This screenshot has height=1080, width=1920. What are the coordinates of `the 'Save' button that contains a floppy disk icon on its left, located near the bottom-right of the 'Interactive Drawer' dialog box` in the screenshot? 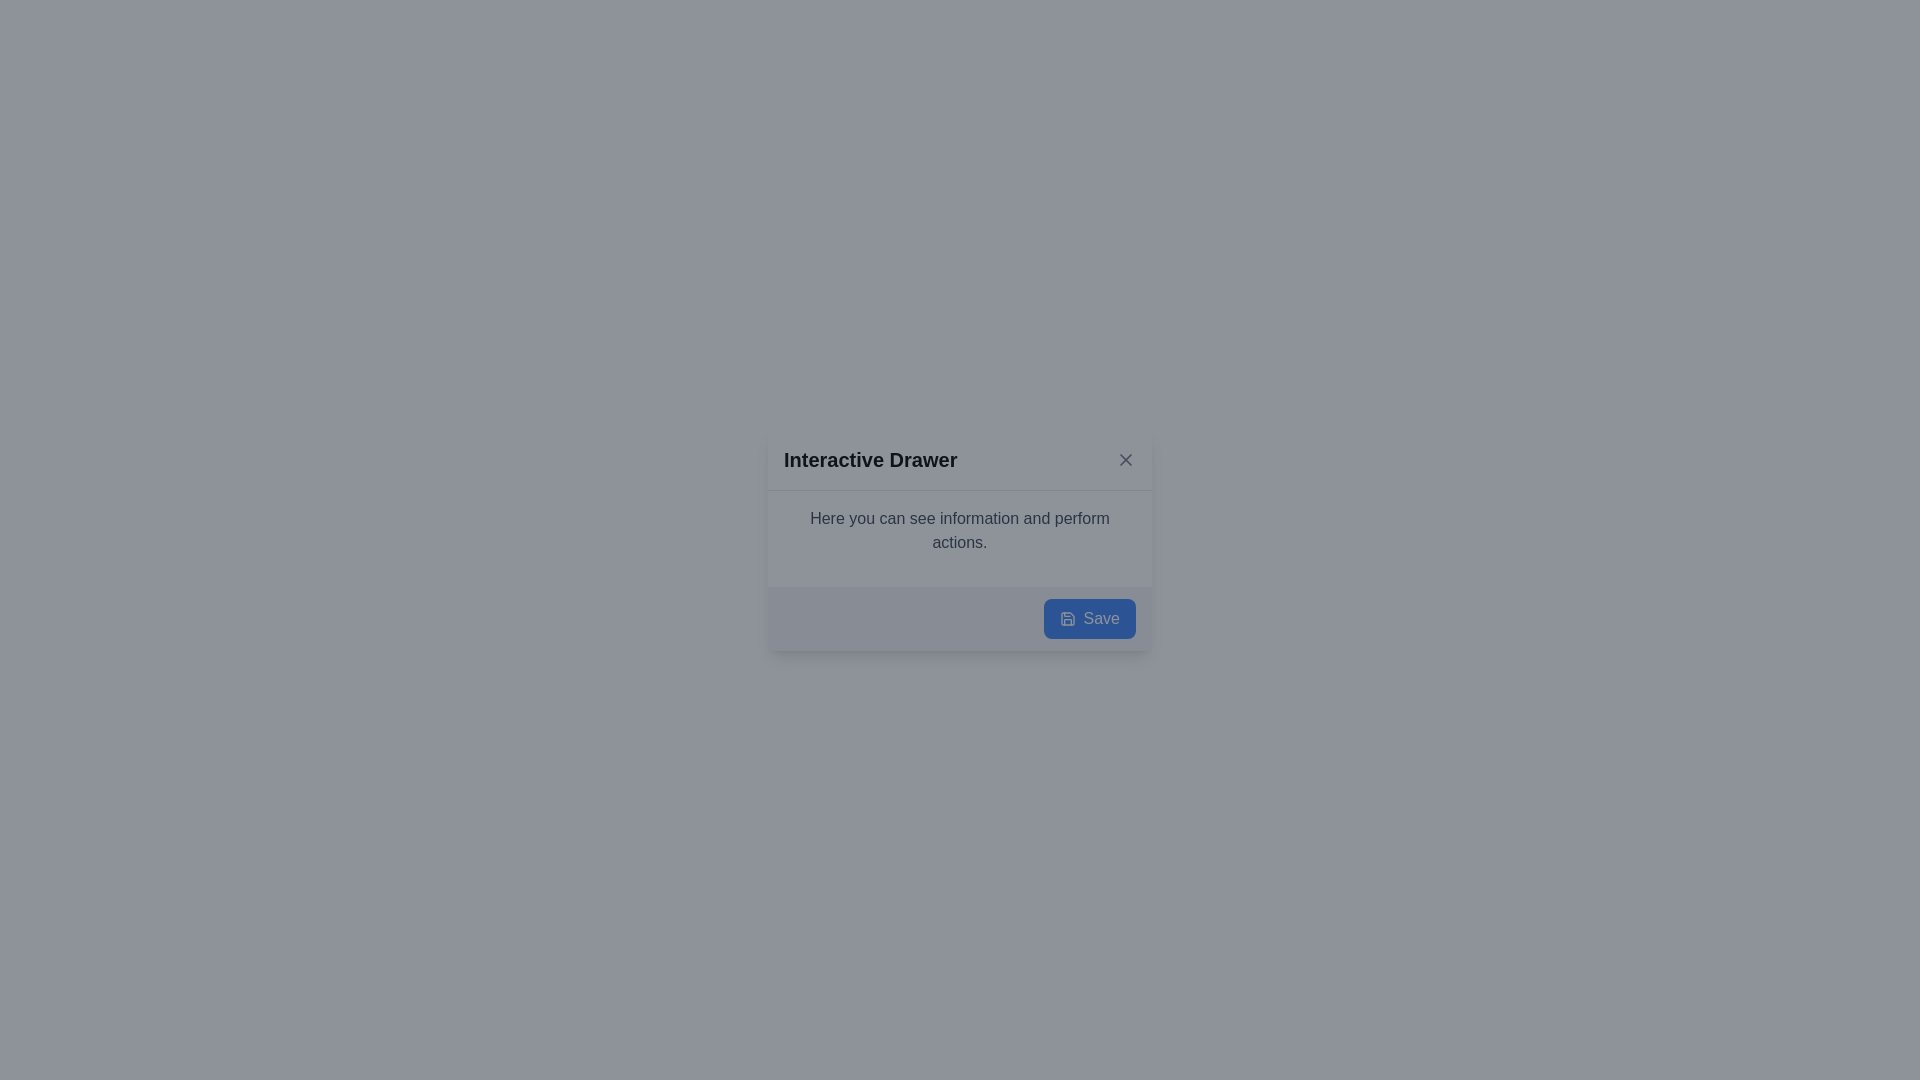 It's located at (1066, 617).